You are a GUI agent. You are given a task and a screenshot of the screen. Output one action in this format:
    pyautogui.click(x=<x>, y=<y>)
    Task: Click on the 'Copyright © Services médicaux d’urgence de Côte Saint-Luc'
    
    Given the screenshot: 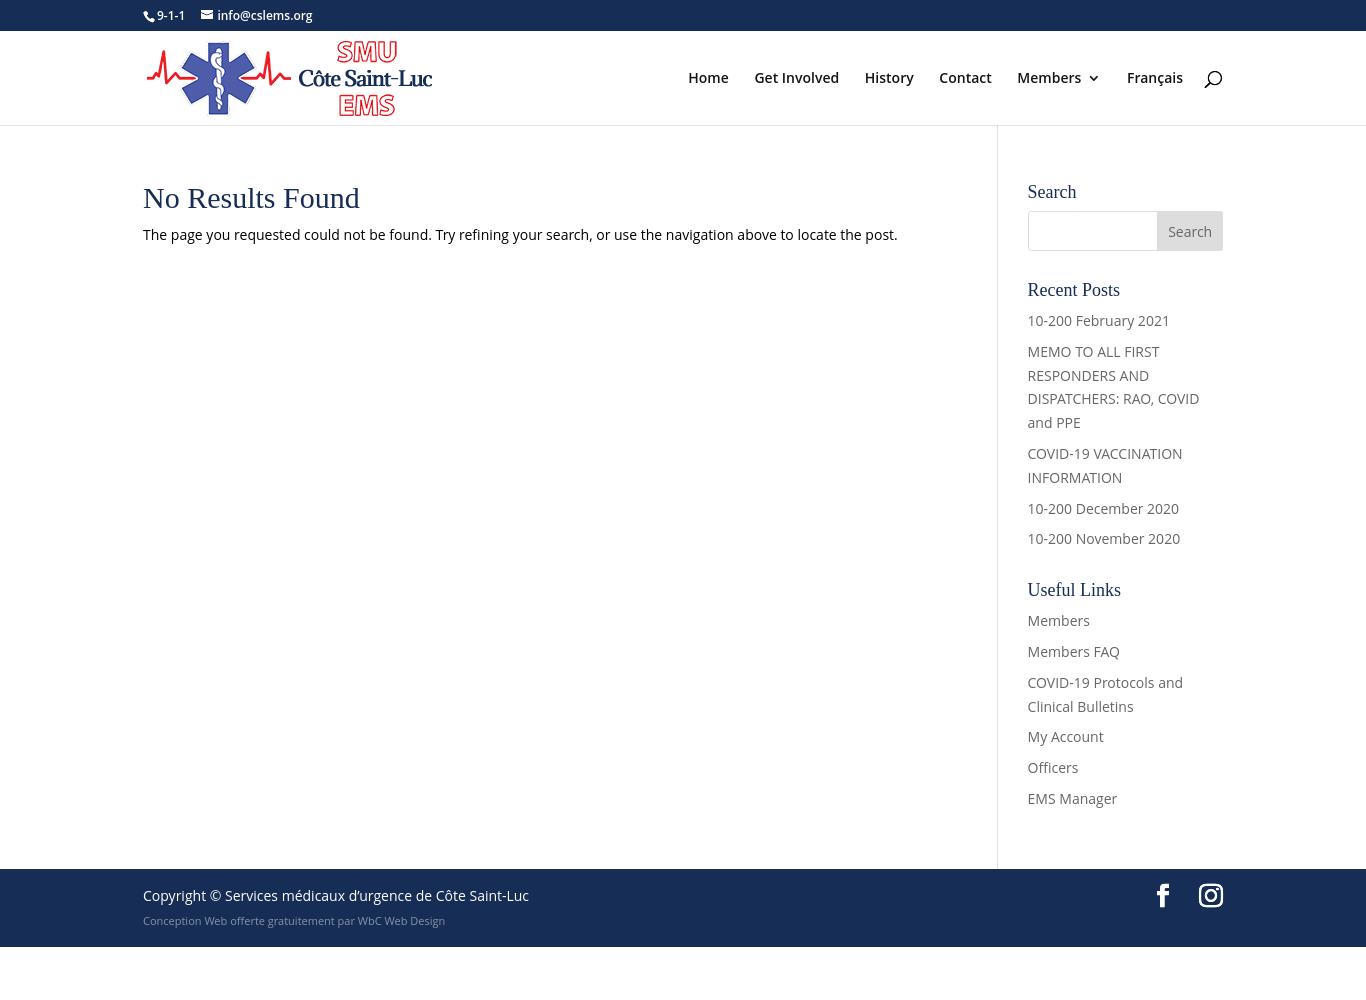 What is the action you would take?
    pyautogui.click(x=336, y=894)
    